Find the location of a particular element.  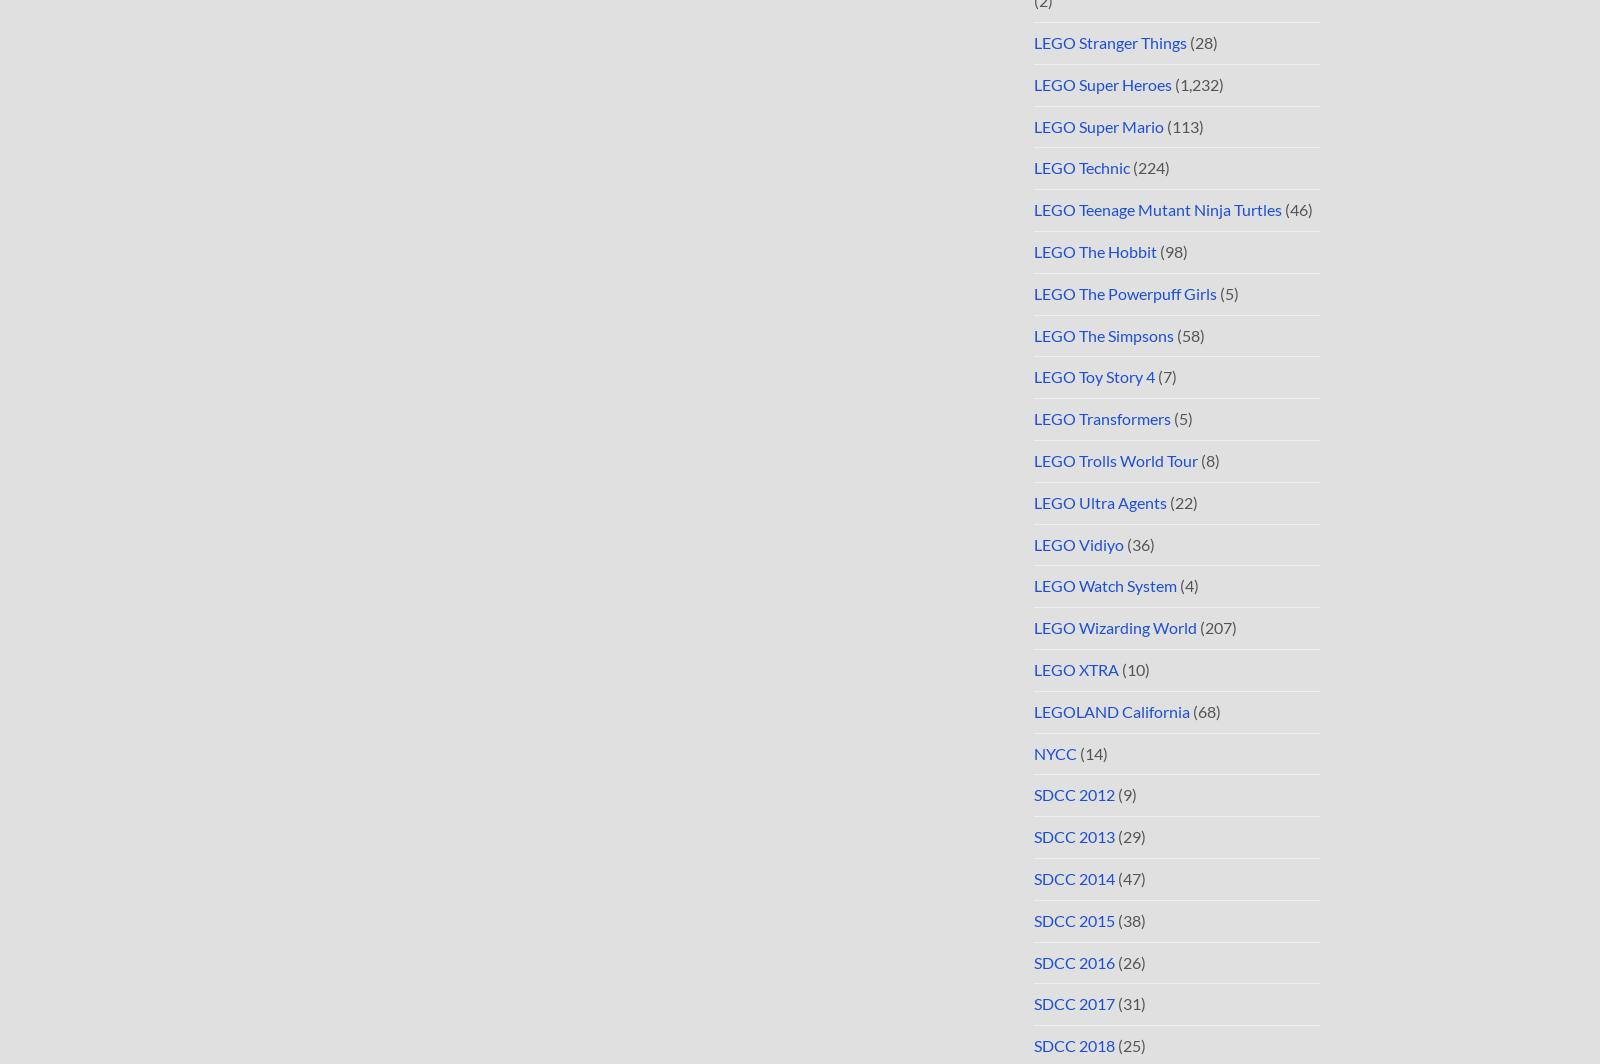

'LEGO The Powerpuff Girls' is located at coordinates (1125, 292).